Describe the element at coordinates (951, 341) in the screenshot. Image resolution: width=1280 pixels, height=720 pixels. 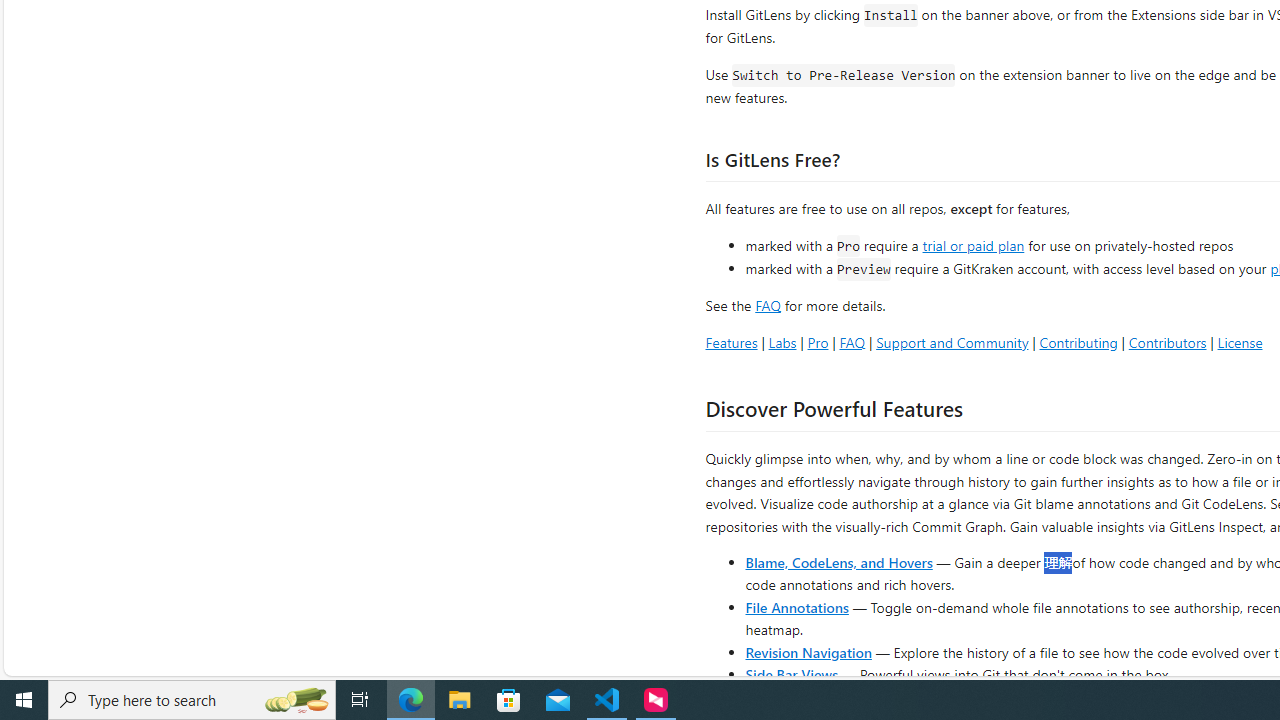
I see `'Support and Community'` at that location.